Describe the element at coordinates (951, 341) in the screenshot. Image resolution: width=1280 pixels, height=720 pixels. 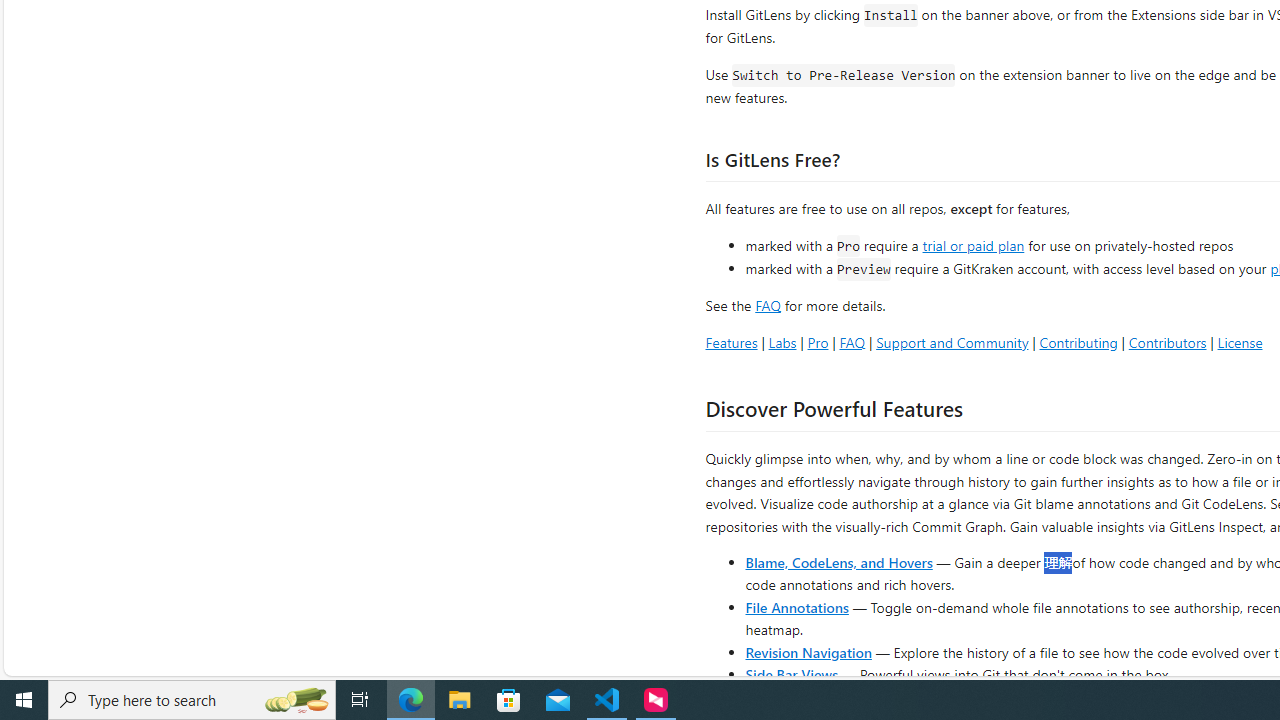
I see `'Support and Community'` at that location.